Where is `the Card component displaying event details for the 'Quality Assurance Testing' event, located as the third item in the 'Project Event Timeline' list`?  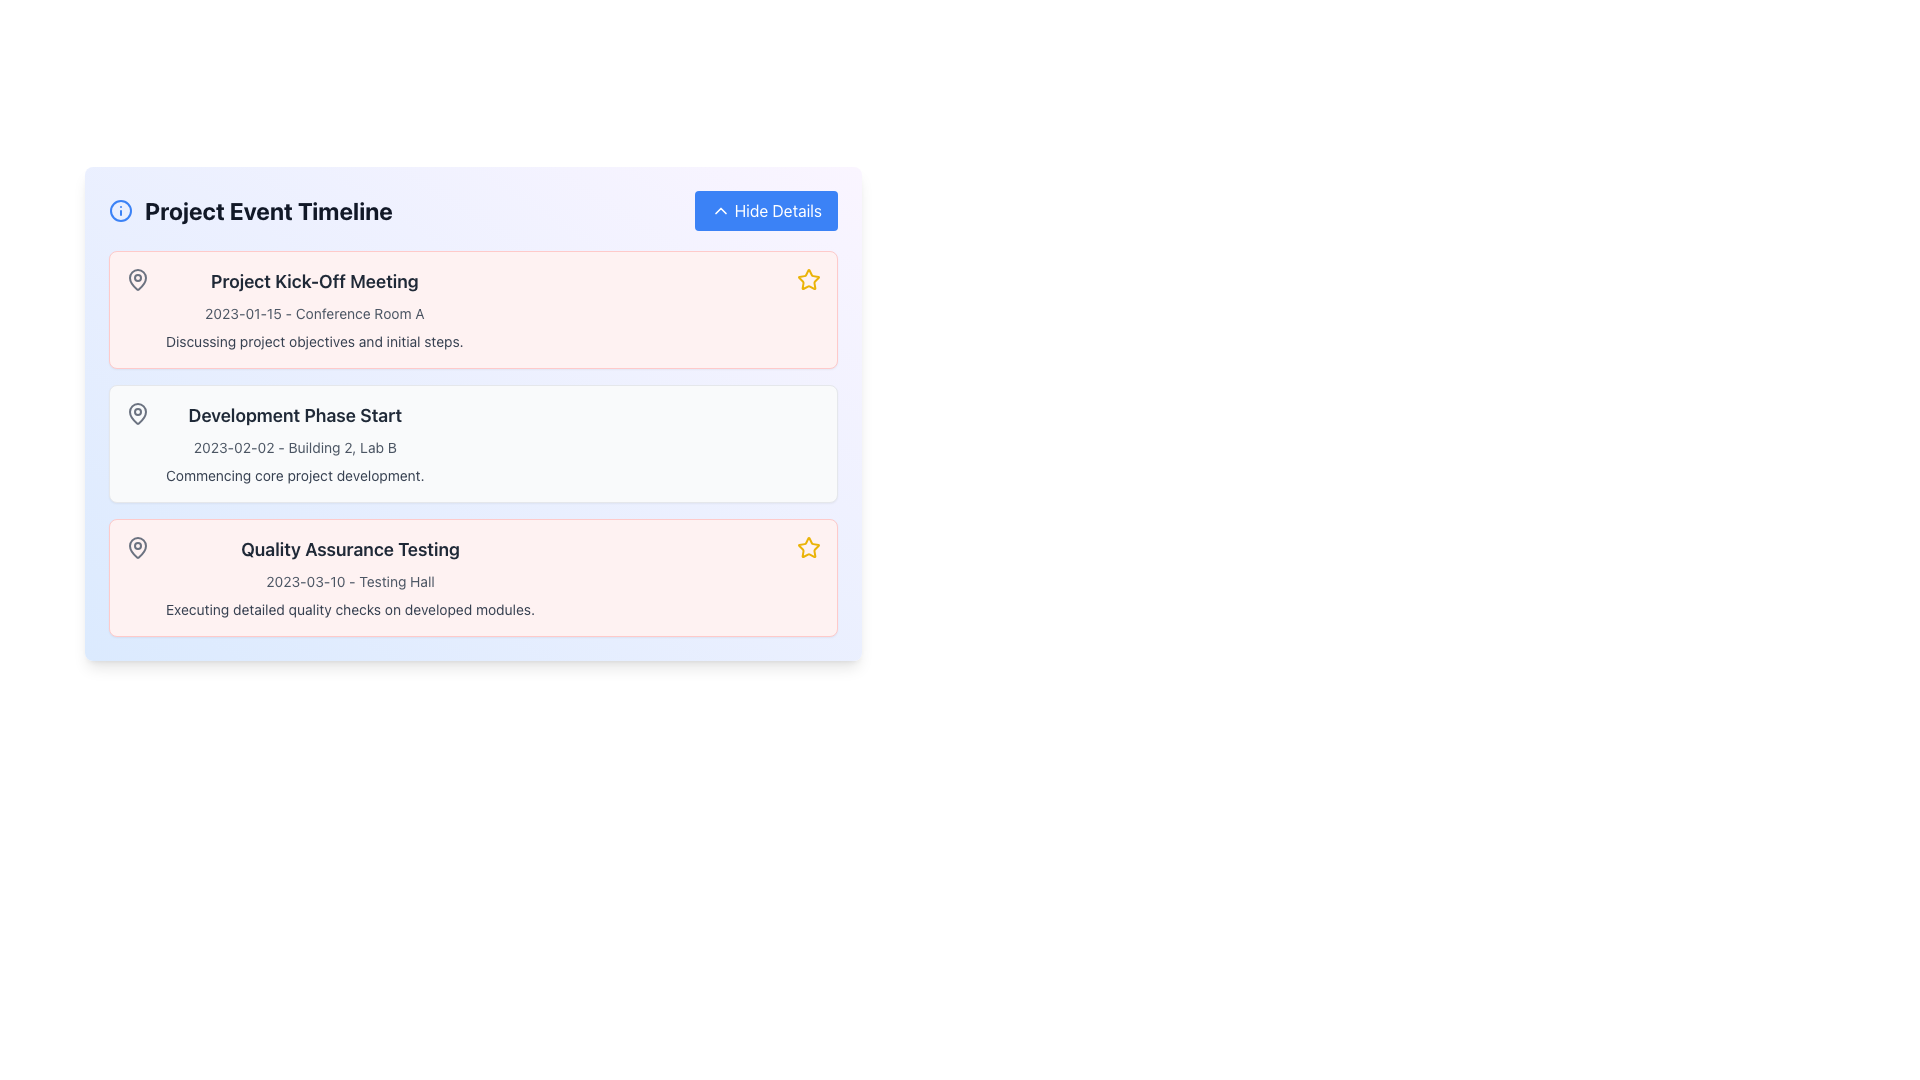
the Card component displaying event details for the 'Quality Assurance Testing' event, located as the third item in the 'Project Event Timeline' list is located at coordinates (472, 578).